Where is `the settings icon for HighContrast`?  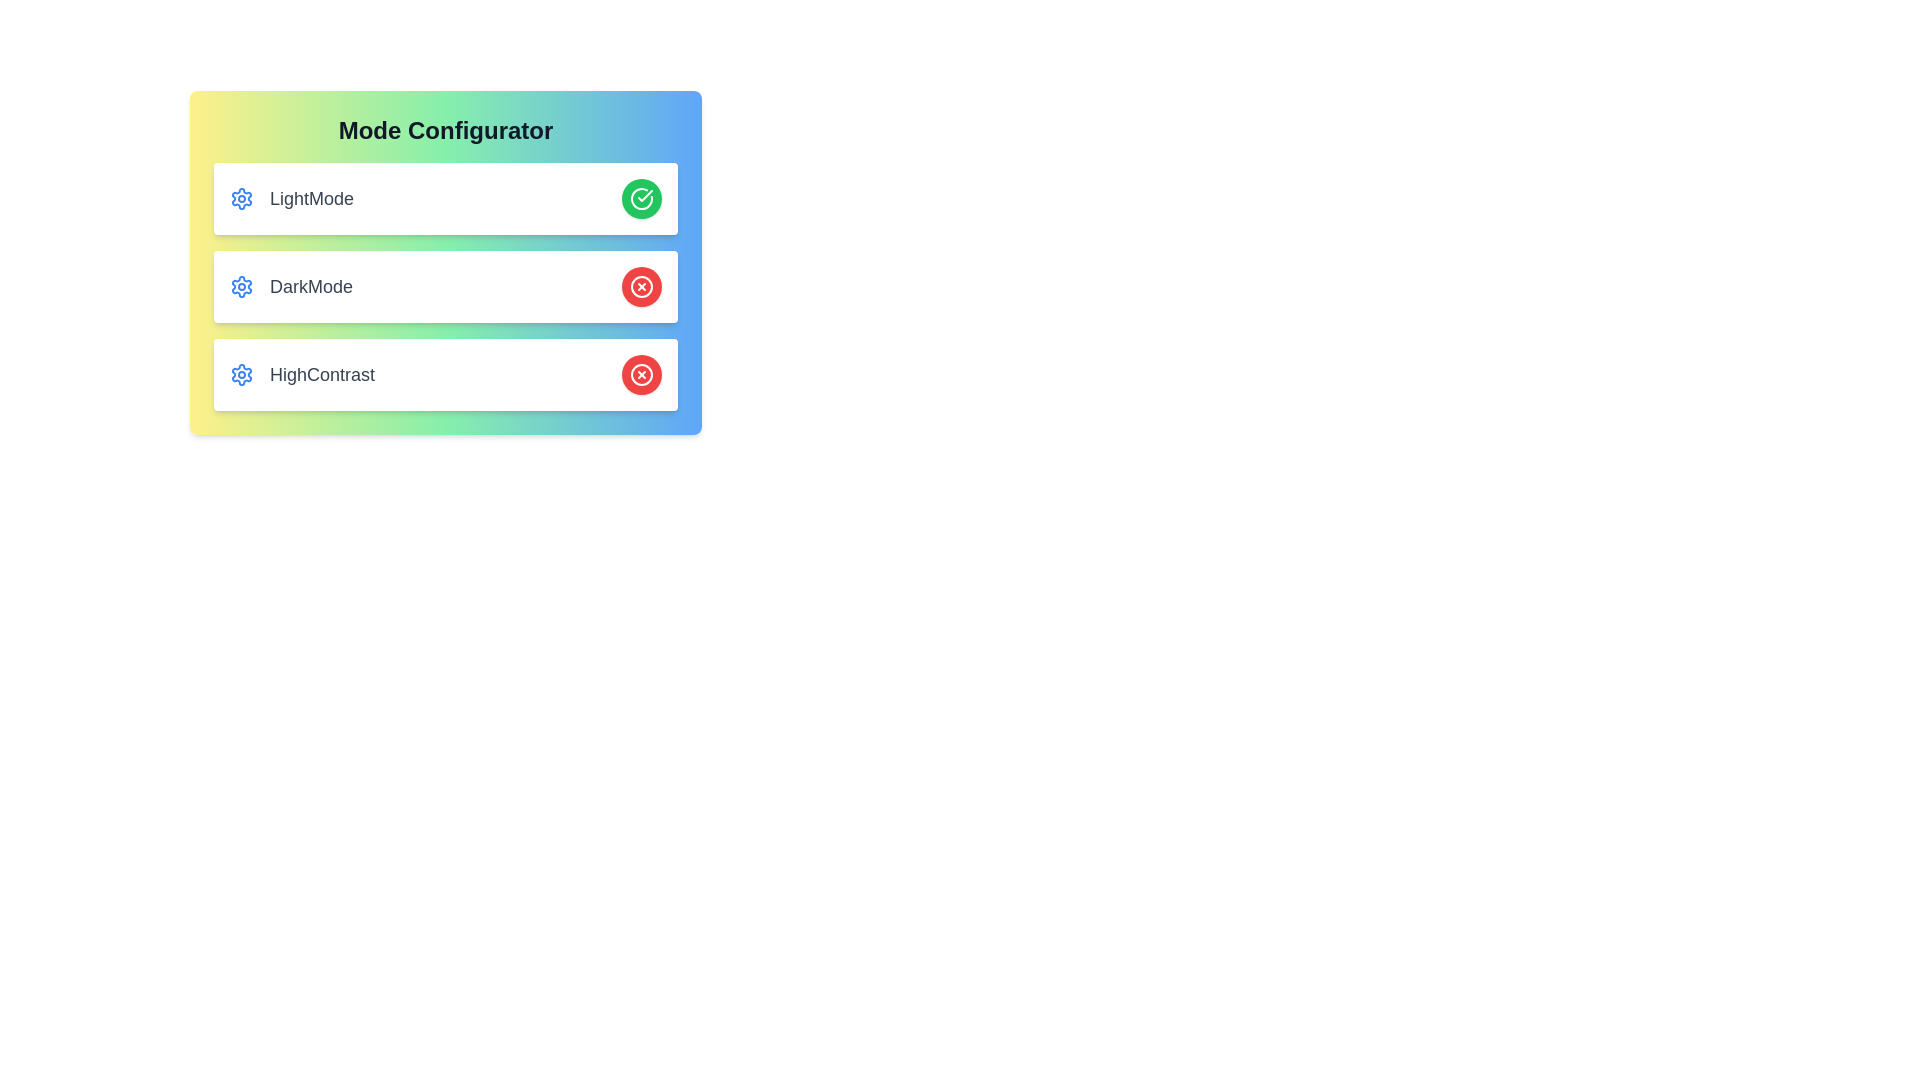
the settings icon for HighContrast is located at coordinates (240, 374).